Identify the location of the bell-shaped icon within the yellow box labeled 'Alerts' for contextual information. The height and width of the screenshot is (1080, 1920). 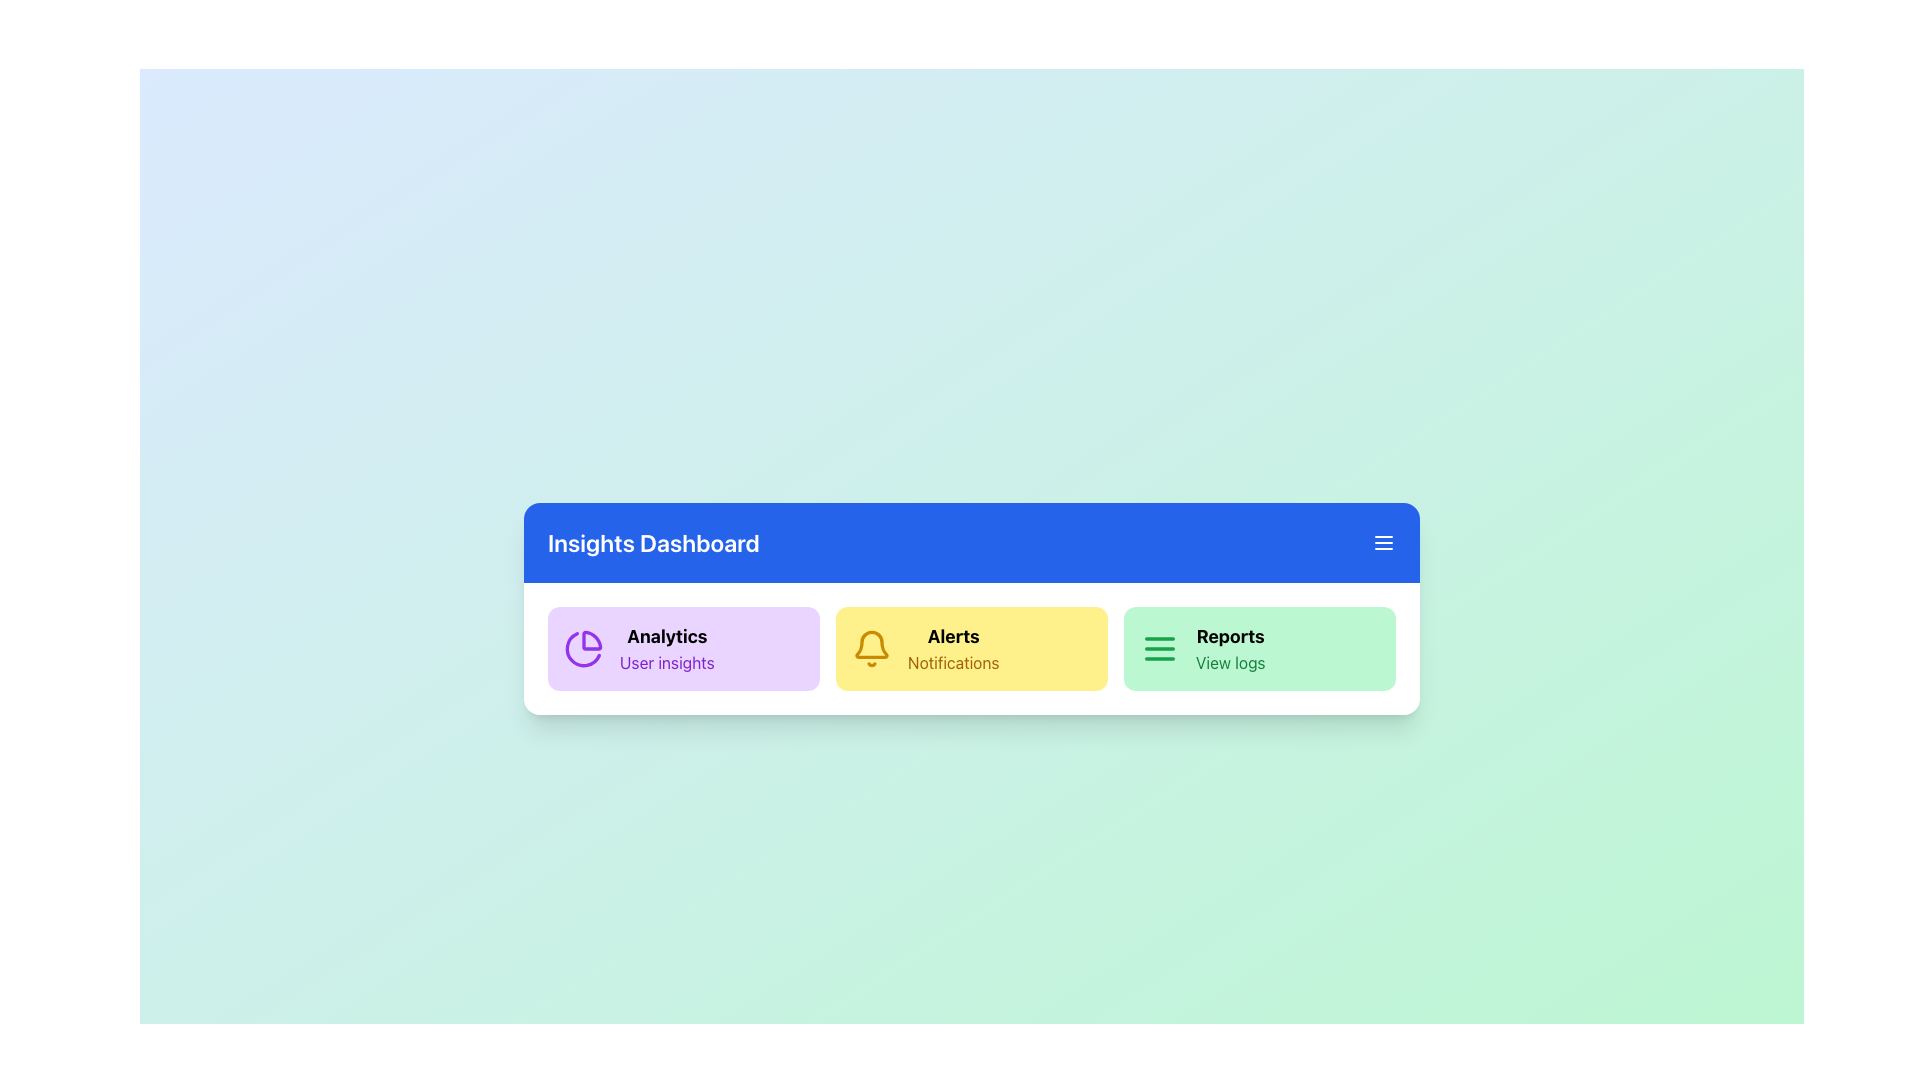
(872, 648).